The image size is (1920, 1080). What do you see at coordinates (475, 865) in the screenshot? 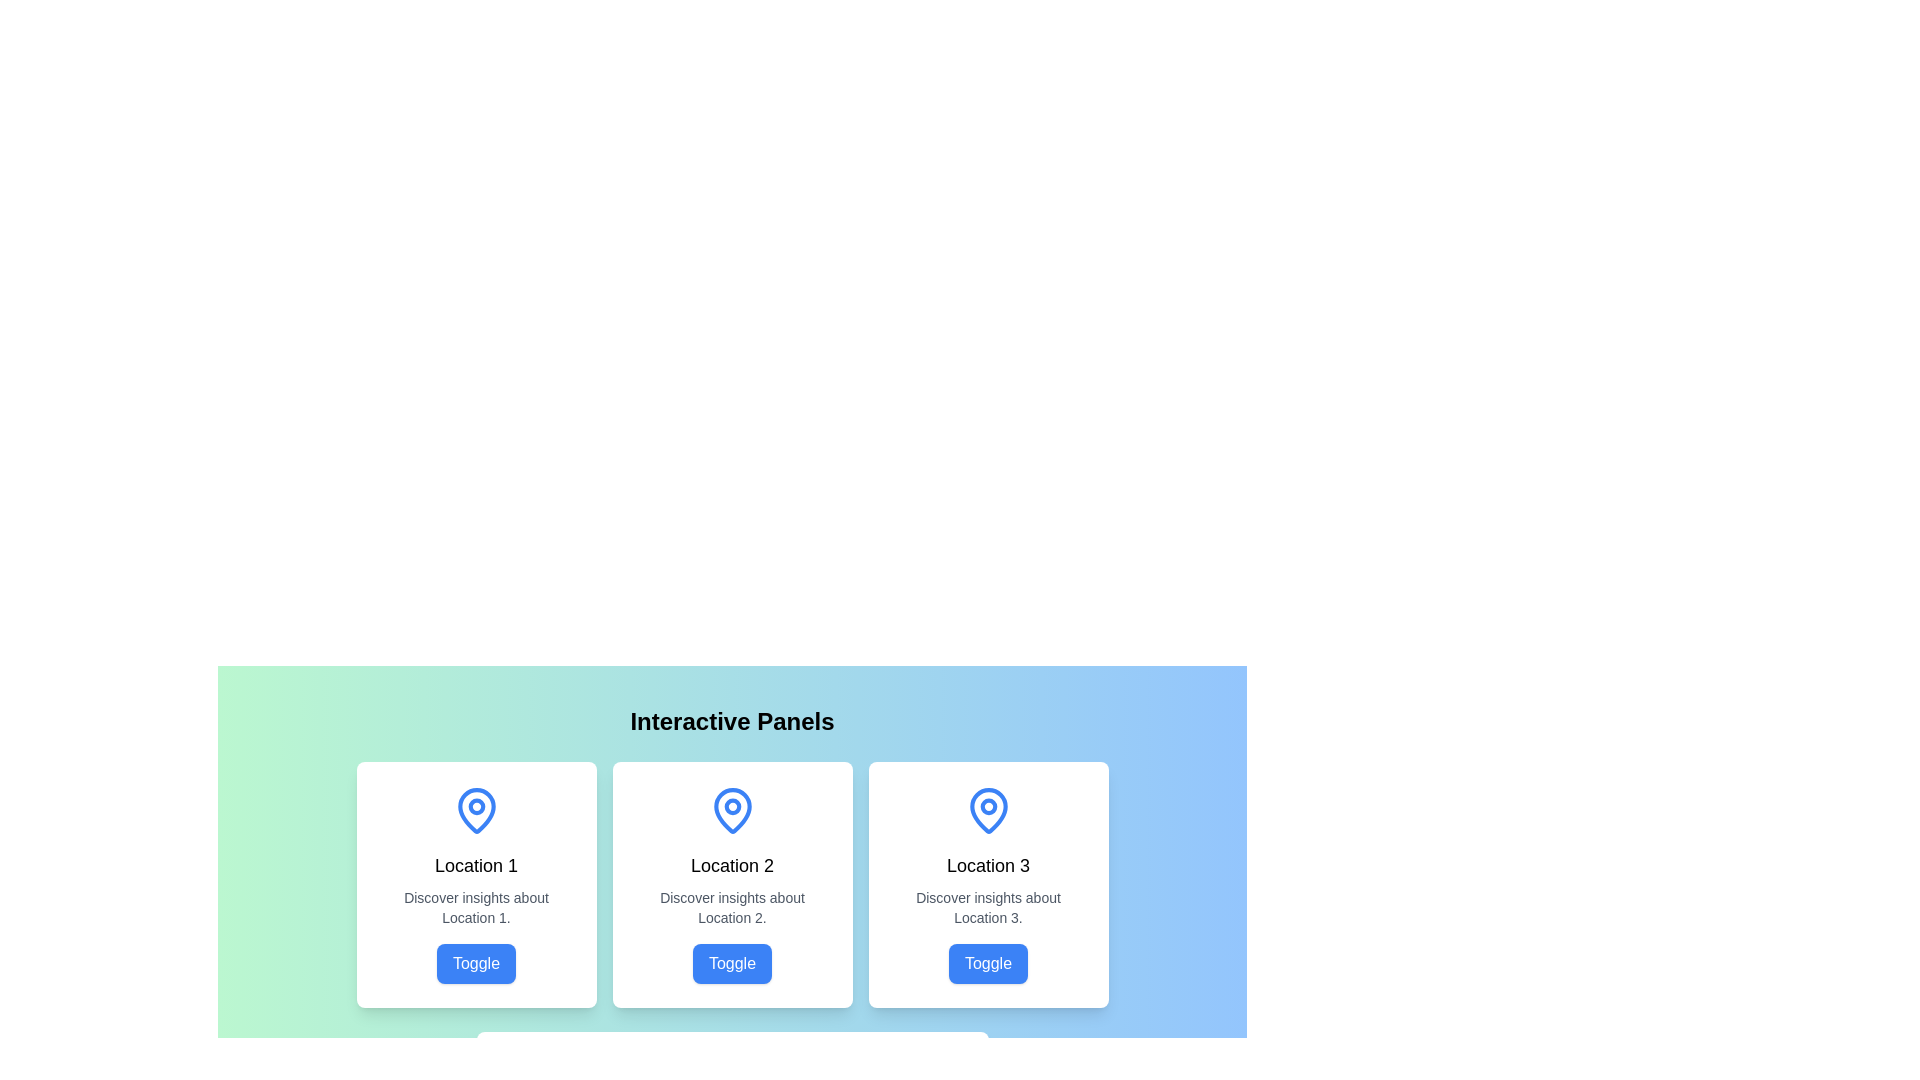
I see `static text label displaying 'Location 1', which is centrally positioned in the first panel of a card-like structure beneath a map pin icon` at bounding box center [475, 865].